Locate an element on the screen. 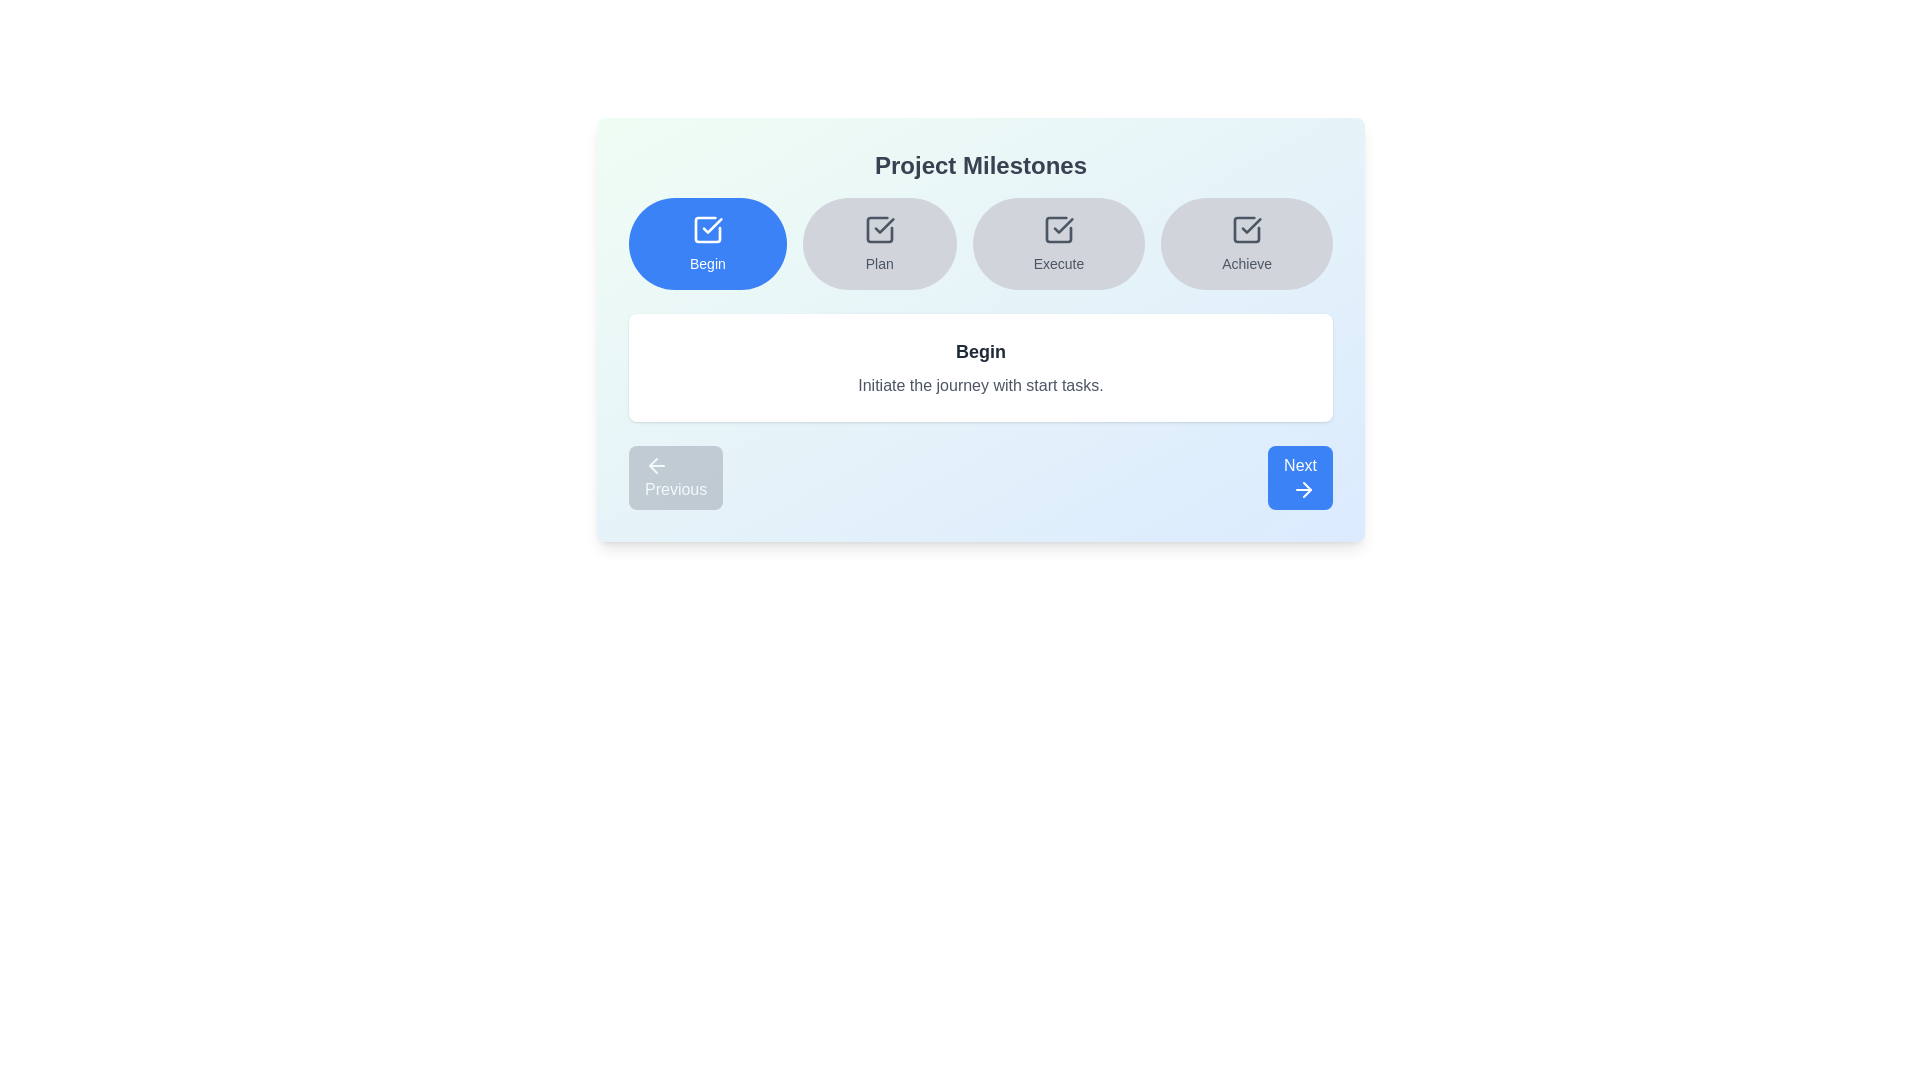 Image resolution: width=1920 pixels, height=1080 pixels. the checkmark icon within the blue 'Begin' button, indicating the selected state of the milestone is located at coordinates (712, 225).